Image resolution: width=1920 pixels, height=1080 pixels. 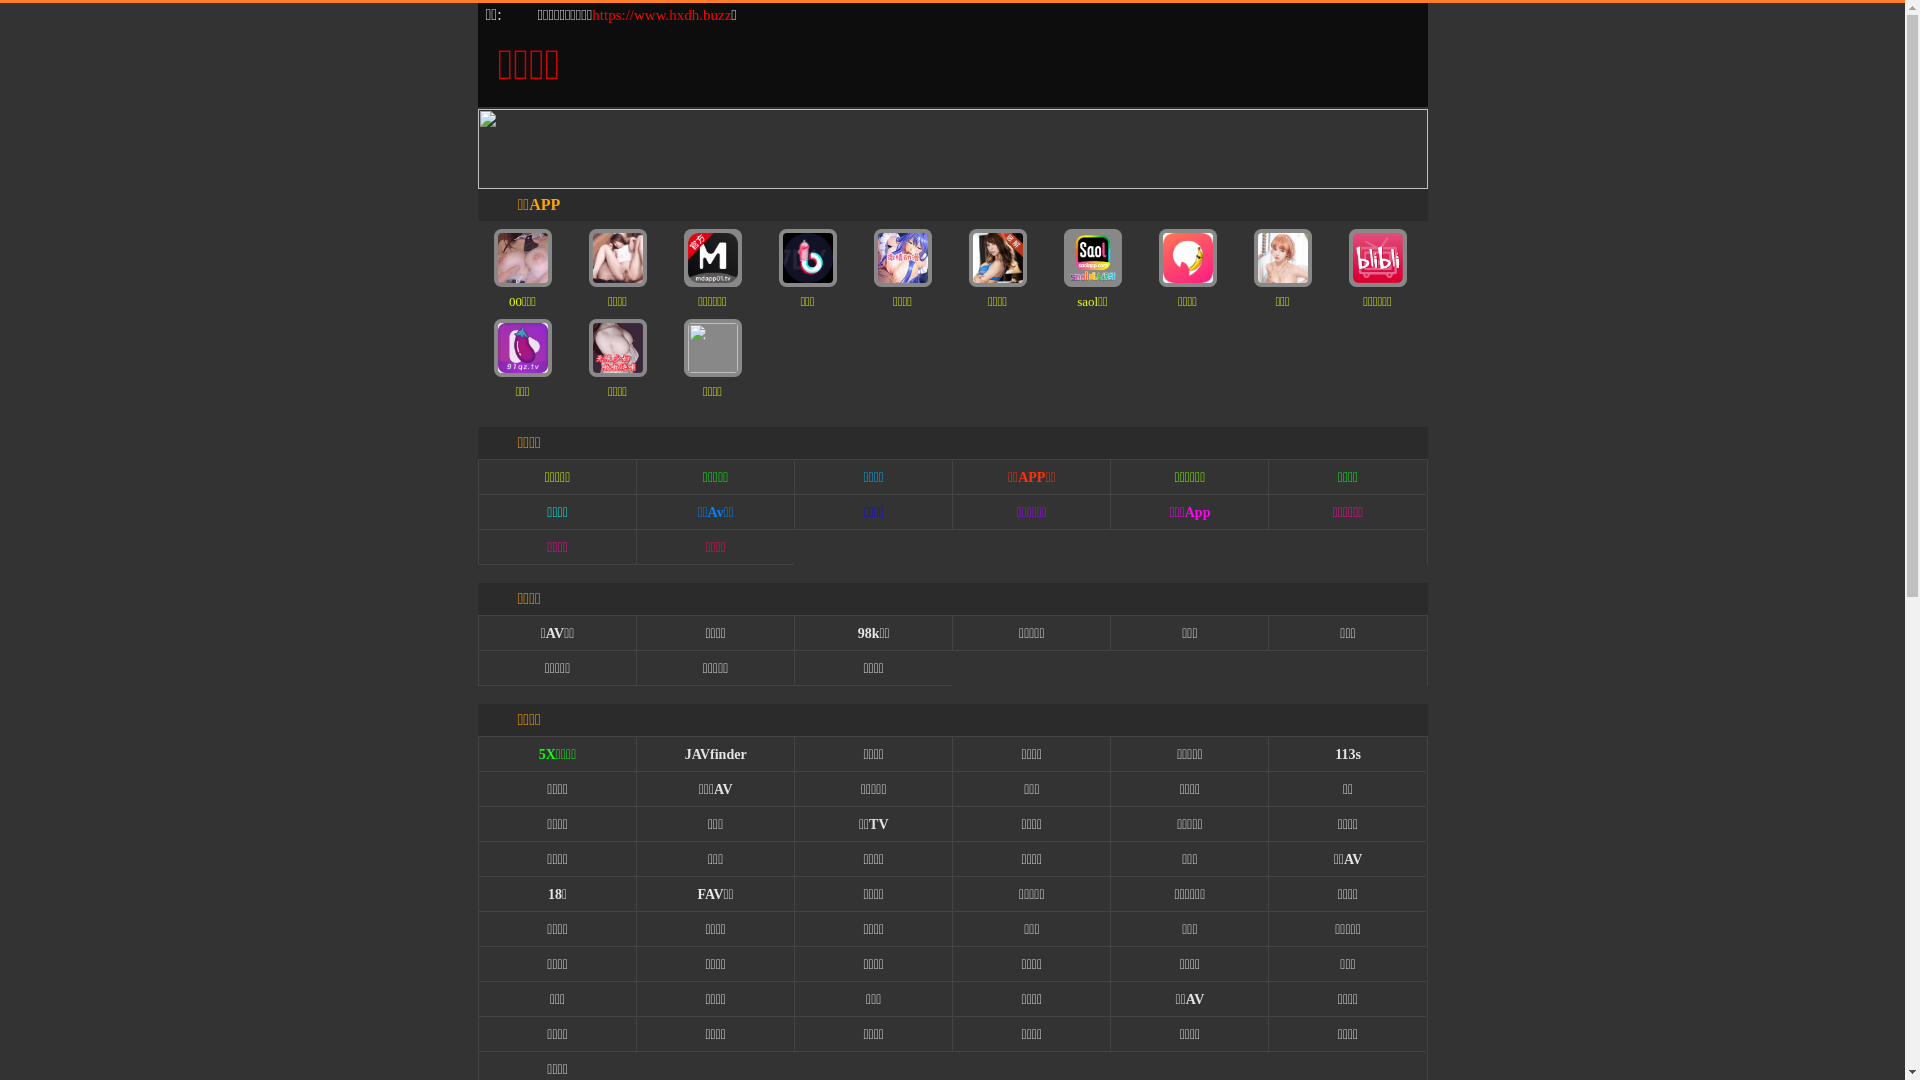 I want to click on '113s', so click(x=1347, y=754).